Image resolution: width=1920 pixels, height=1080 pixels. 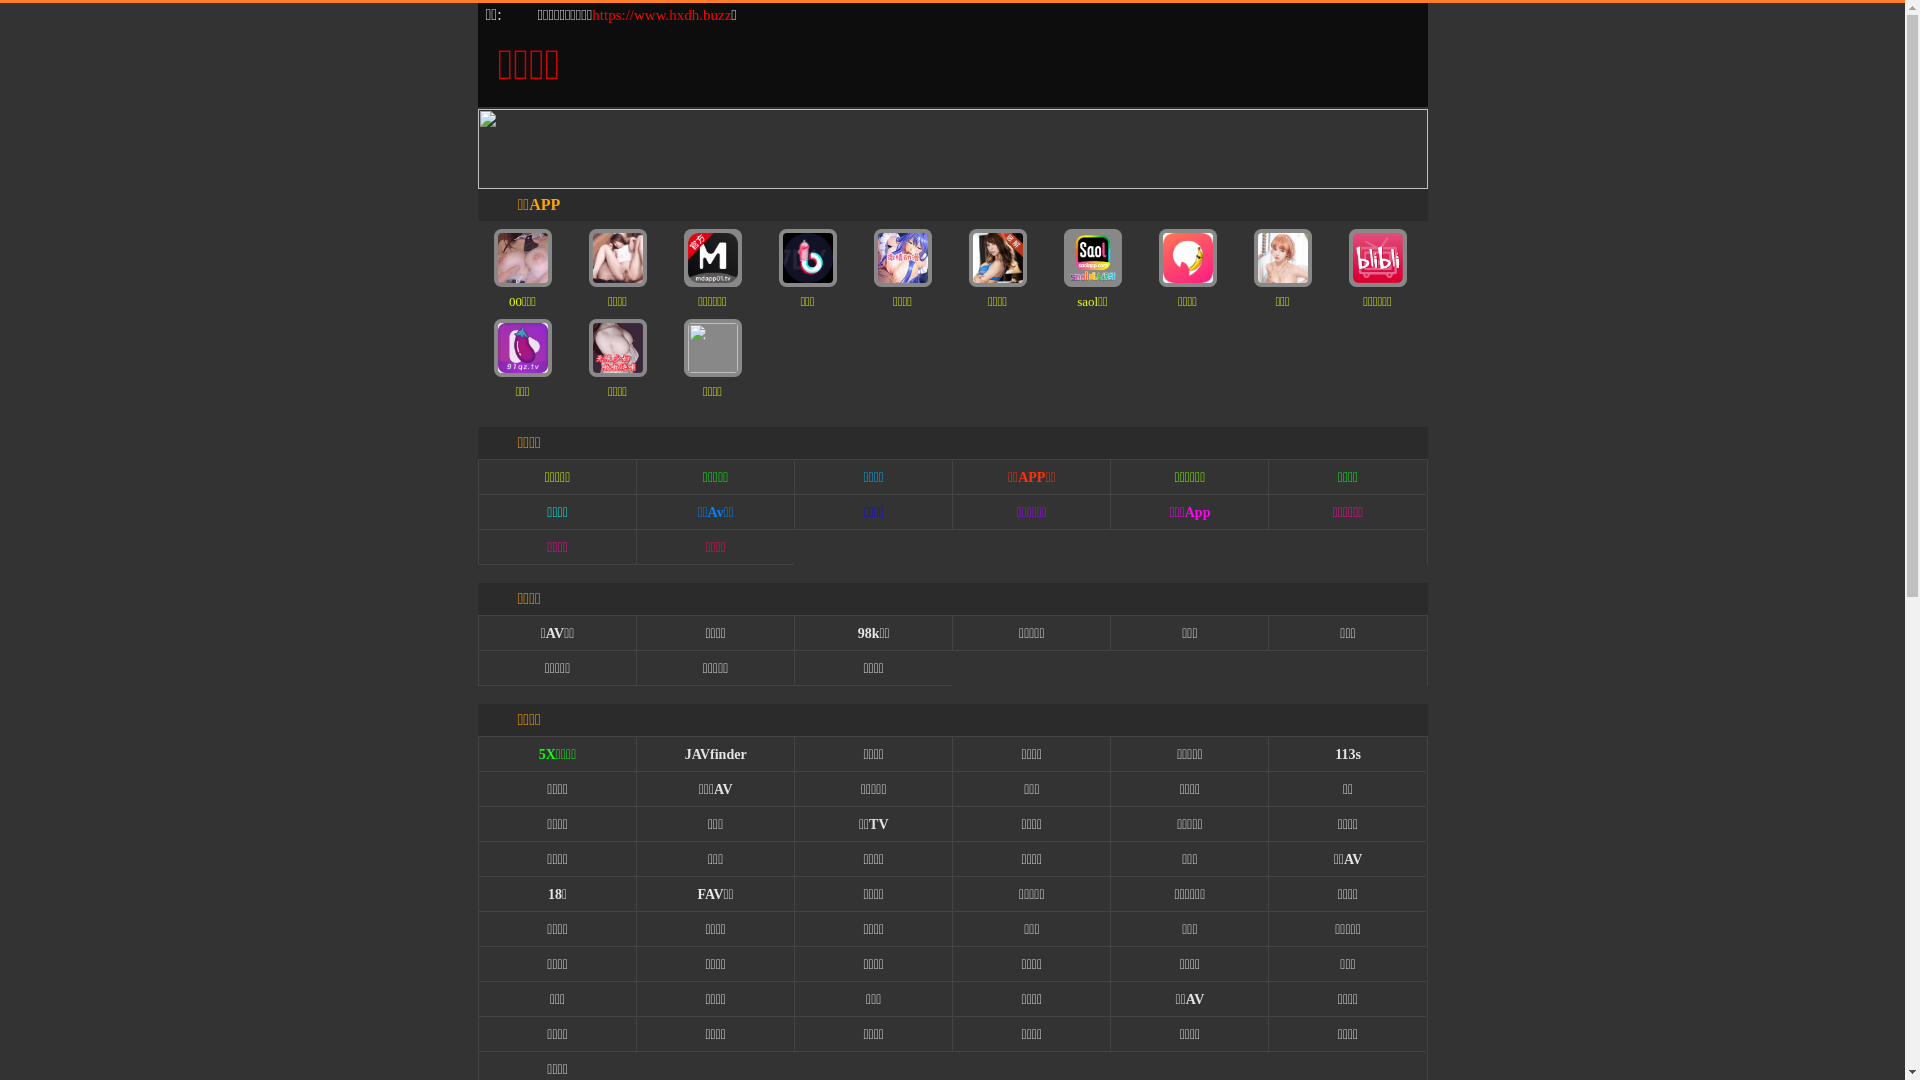 I want to click on '113s', so click(x=1347, y=754).